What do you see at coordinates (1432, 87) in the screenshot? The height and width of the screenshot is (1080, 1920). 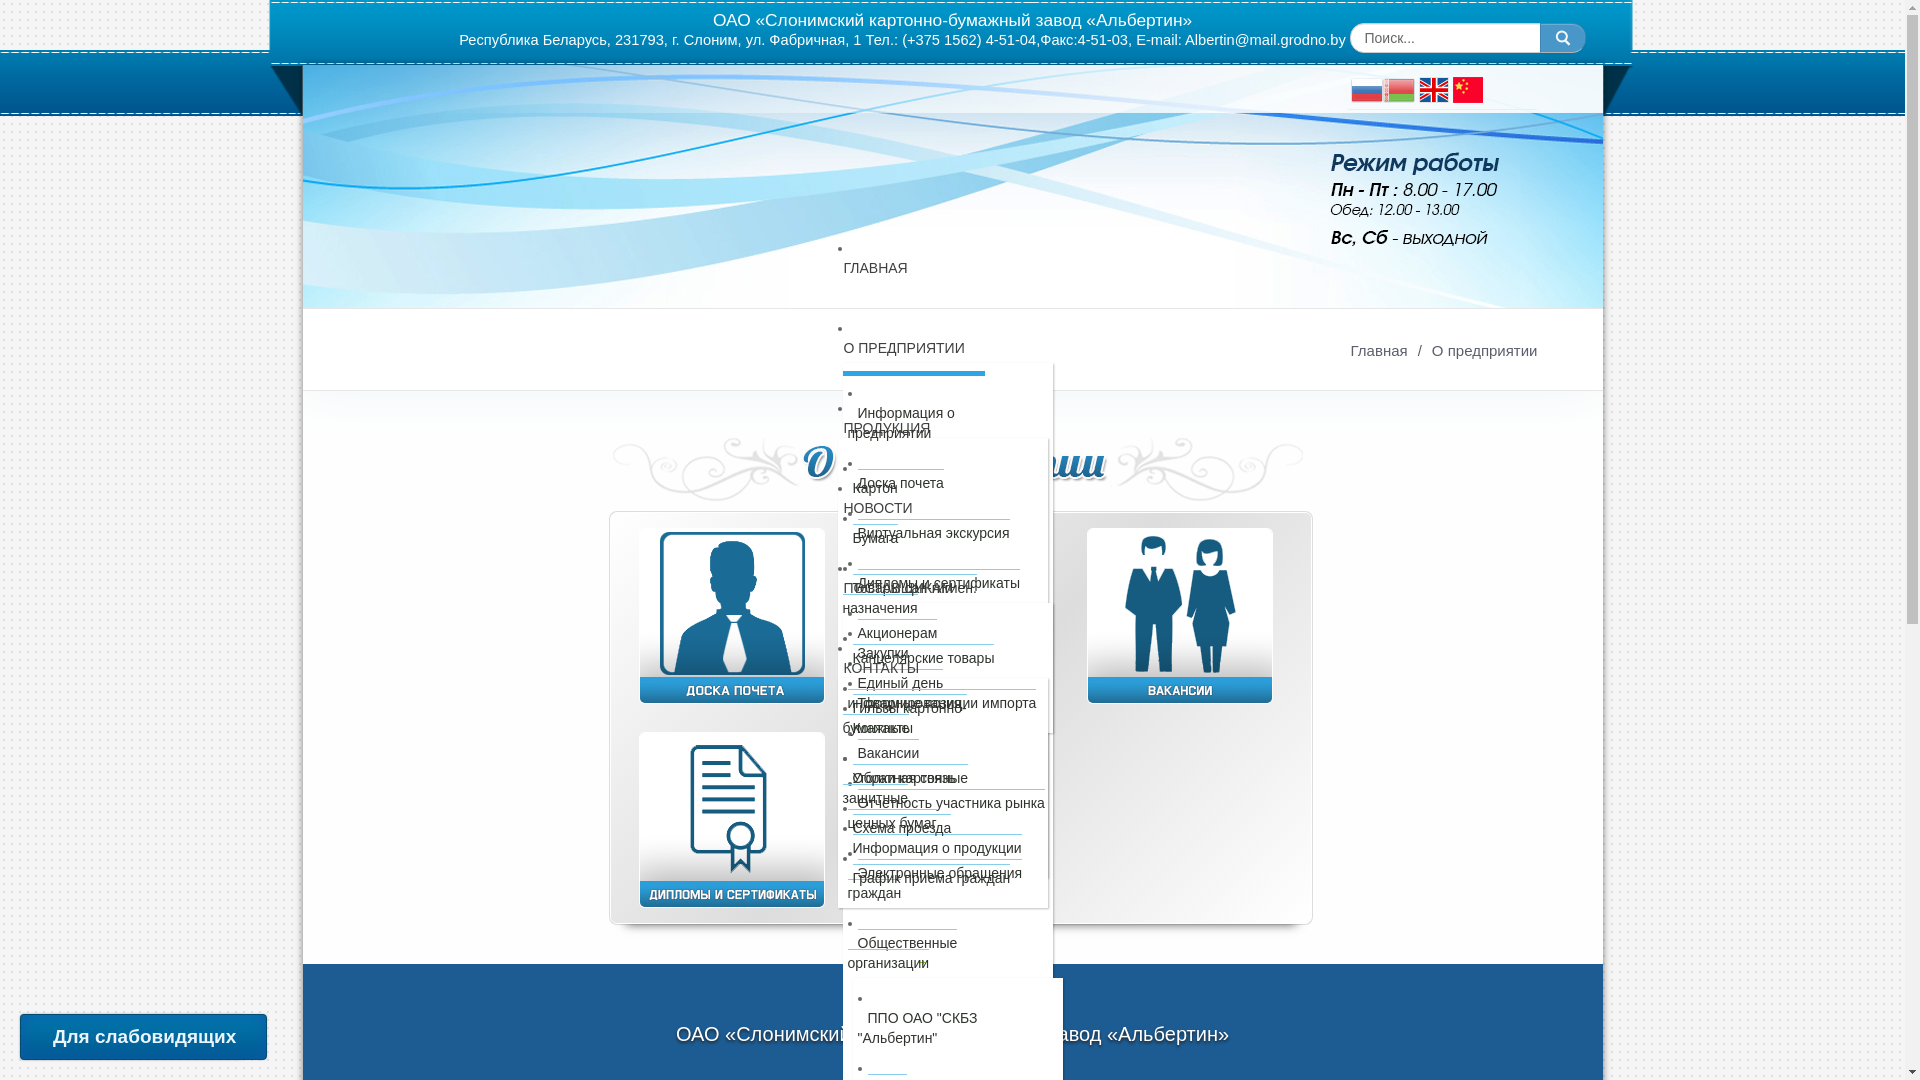 I see `'English language'` at bounding box center [1432, 87].